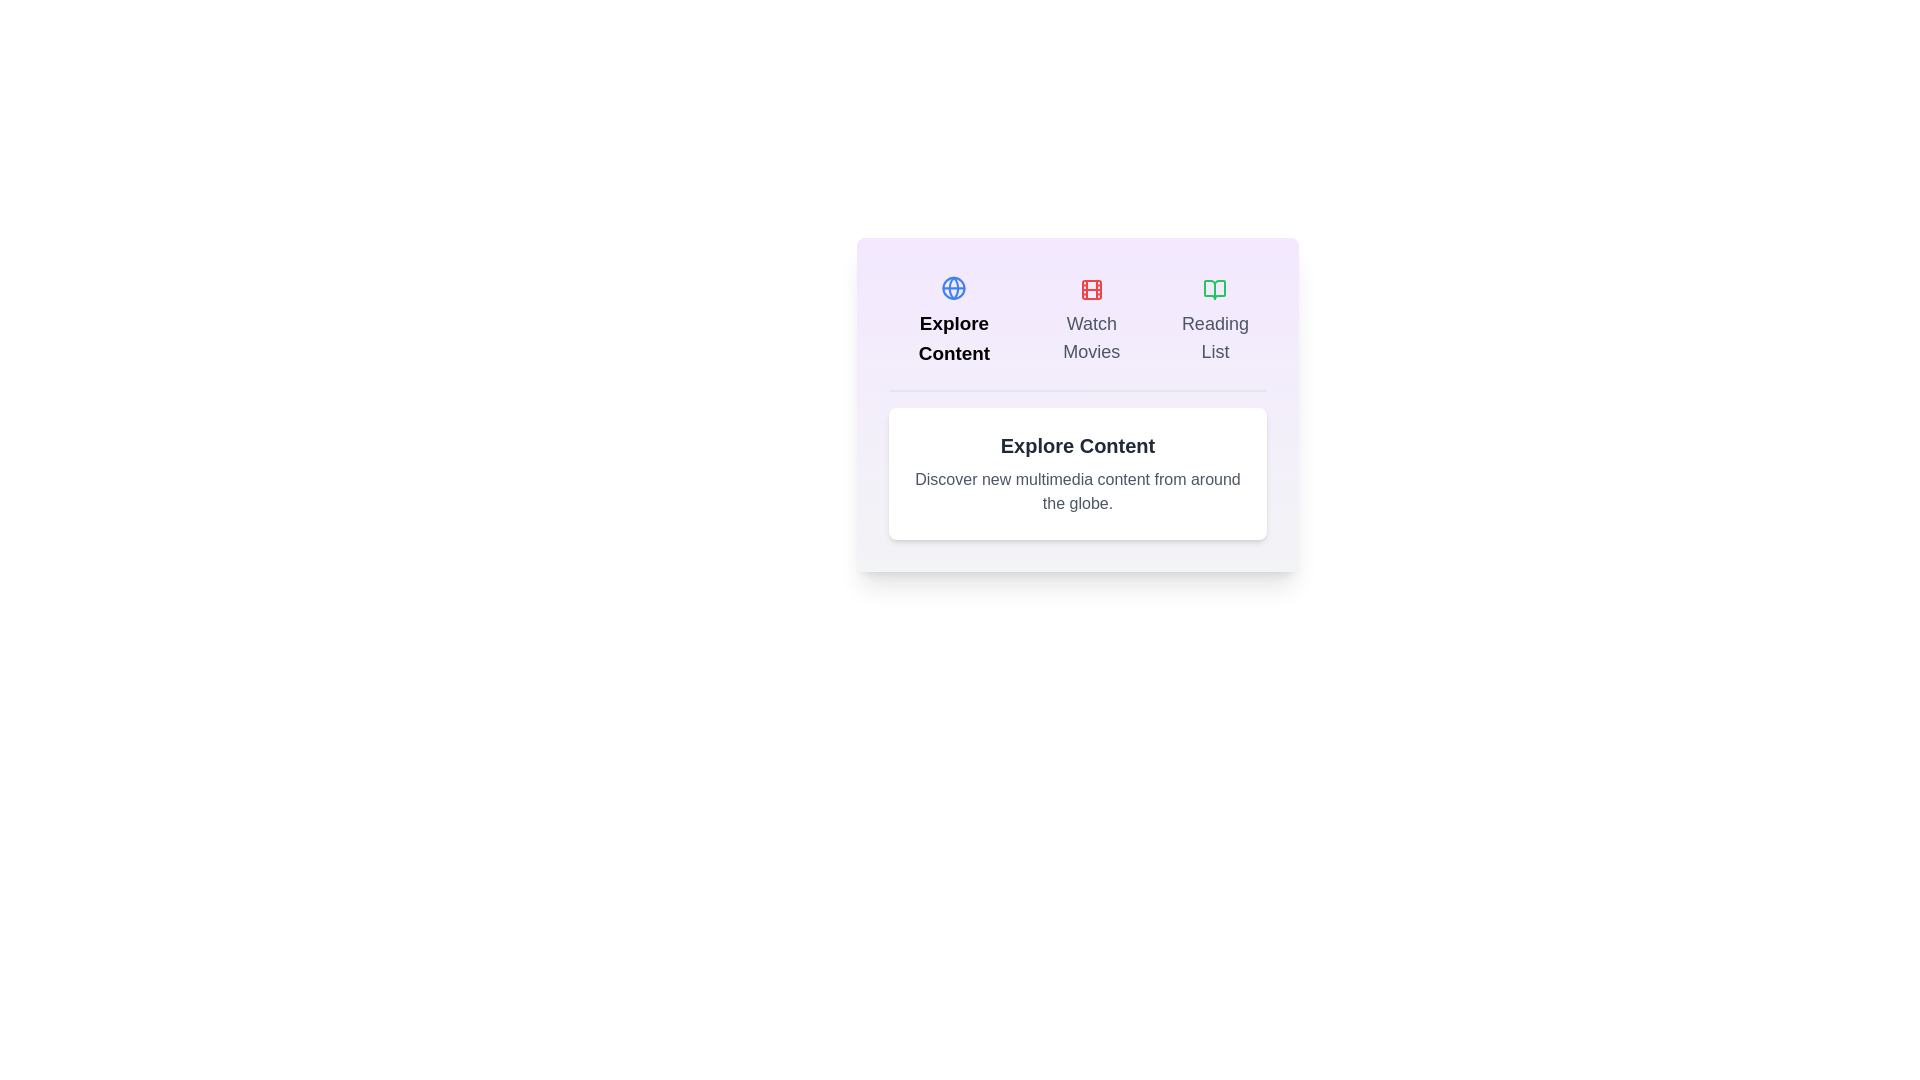 The width and height of the screenshot is (1920, 1080). I want to click on the tab labeled 'Reading List' to switch the content, so click(1213, 320).